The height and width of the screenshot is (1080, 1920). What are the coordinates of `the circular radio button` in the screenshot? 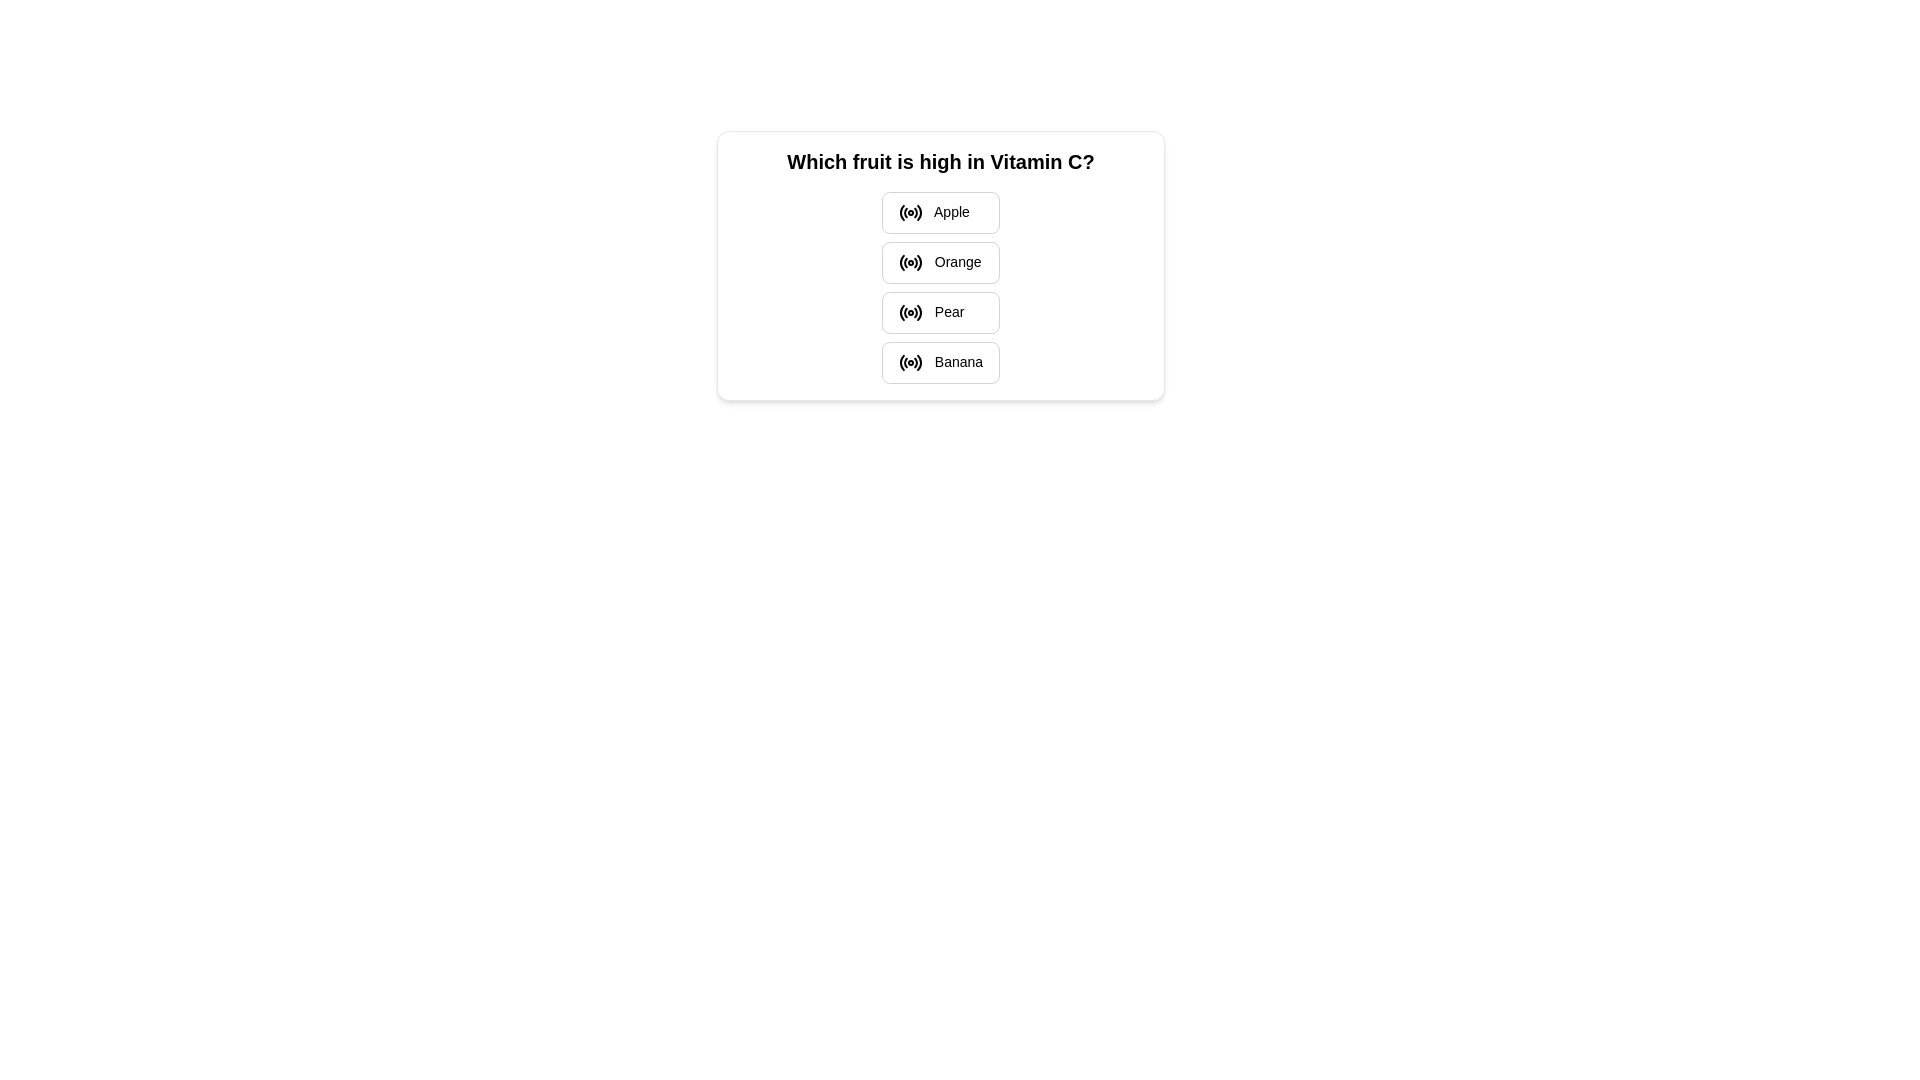 It's located at (909, 212).